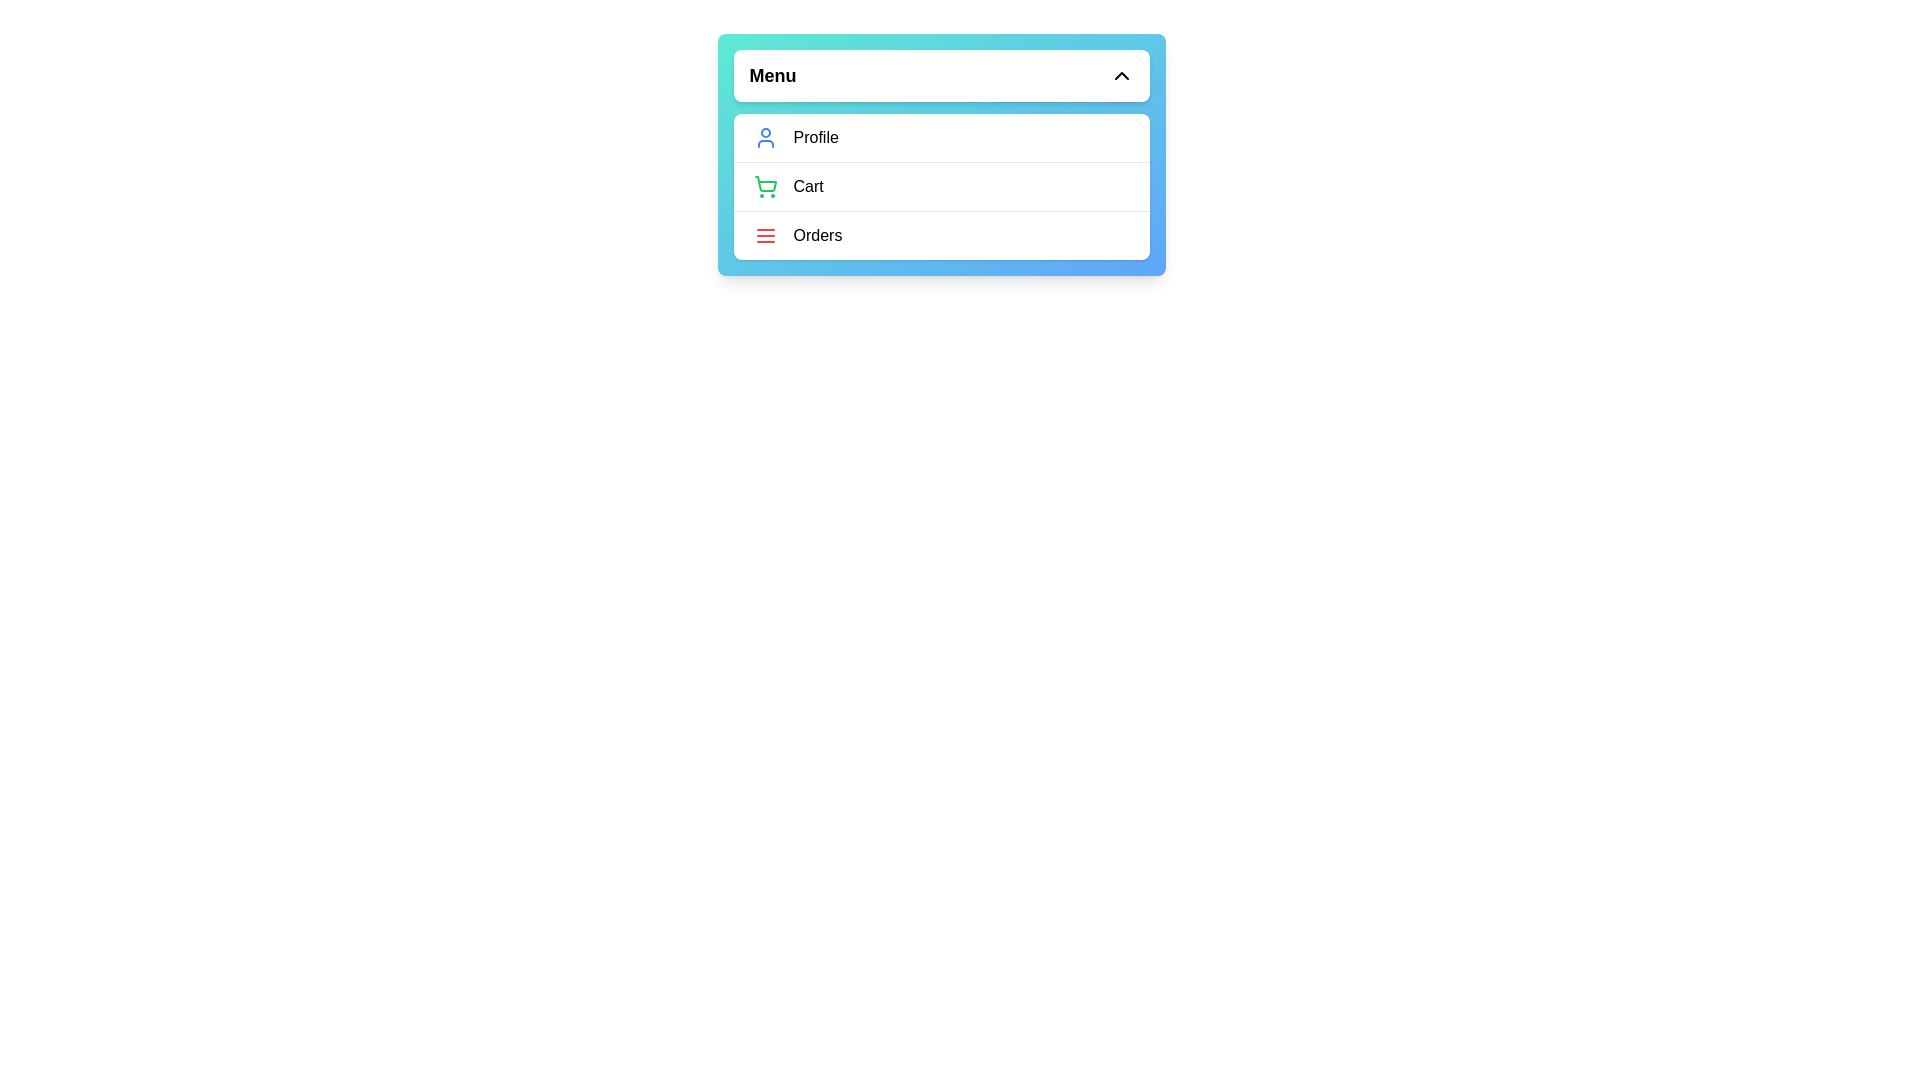  What do you see at coordinates (940, 186) in the screenshot?
I see `the menu item Cart from the options: Profile, Cart, Orders` at bounding box center [940, 186].